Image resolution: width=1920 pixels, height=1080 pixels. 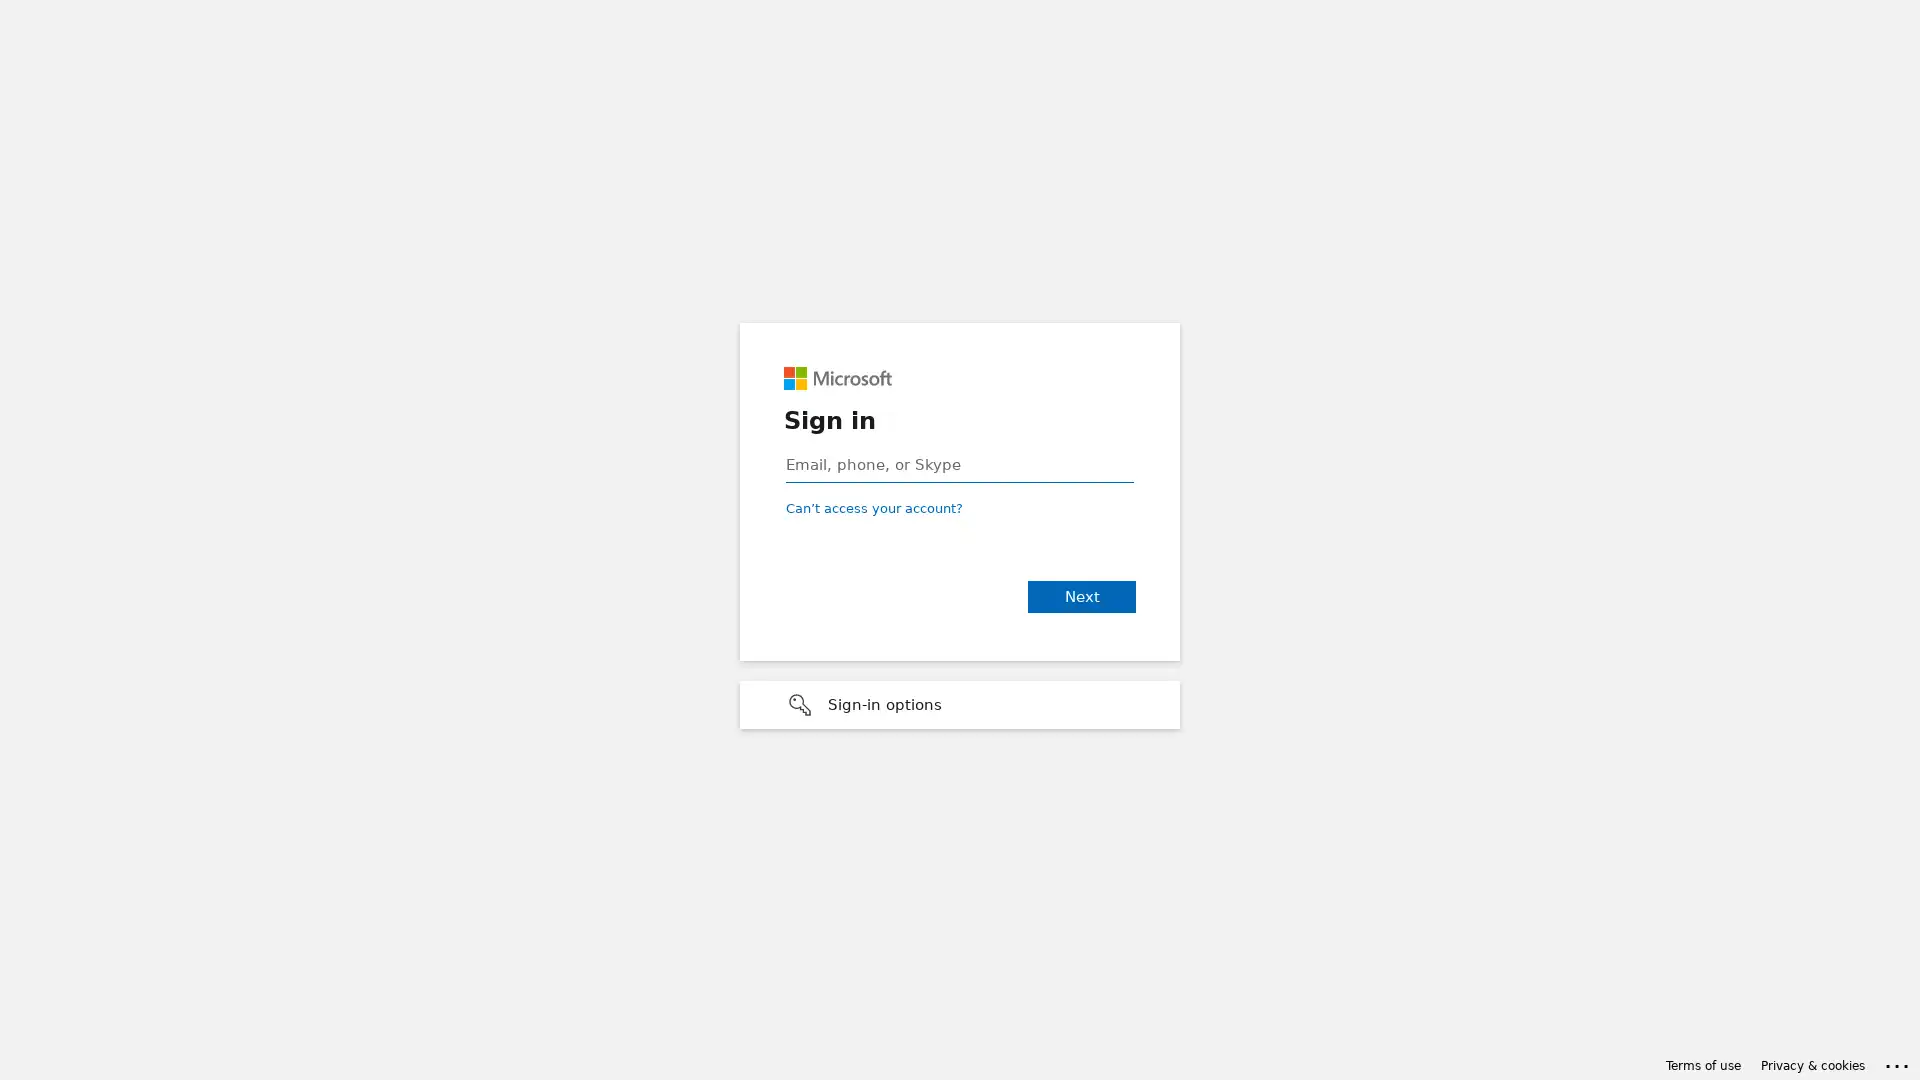 What do you see at coordinates (1080, 596) in the screenshot?
I see `Next` at bounding box center [1080, 596].